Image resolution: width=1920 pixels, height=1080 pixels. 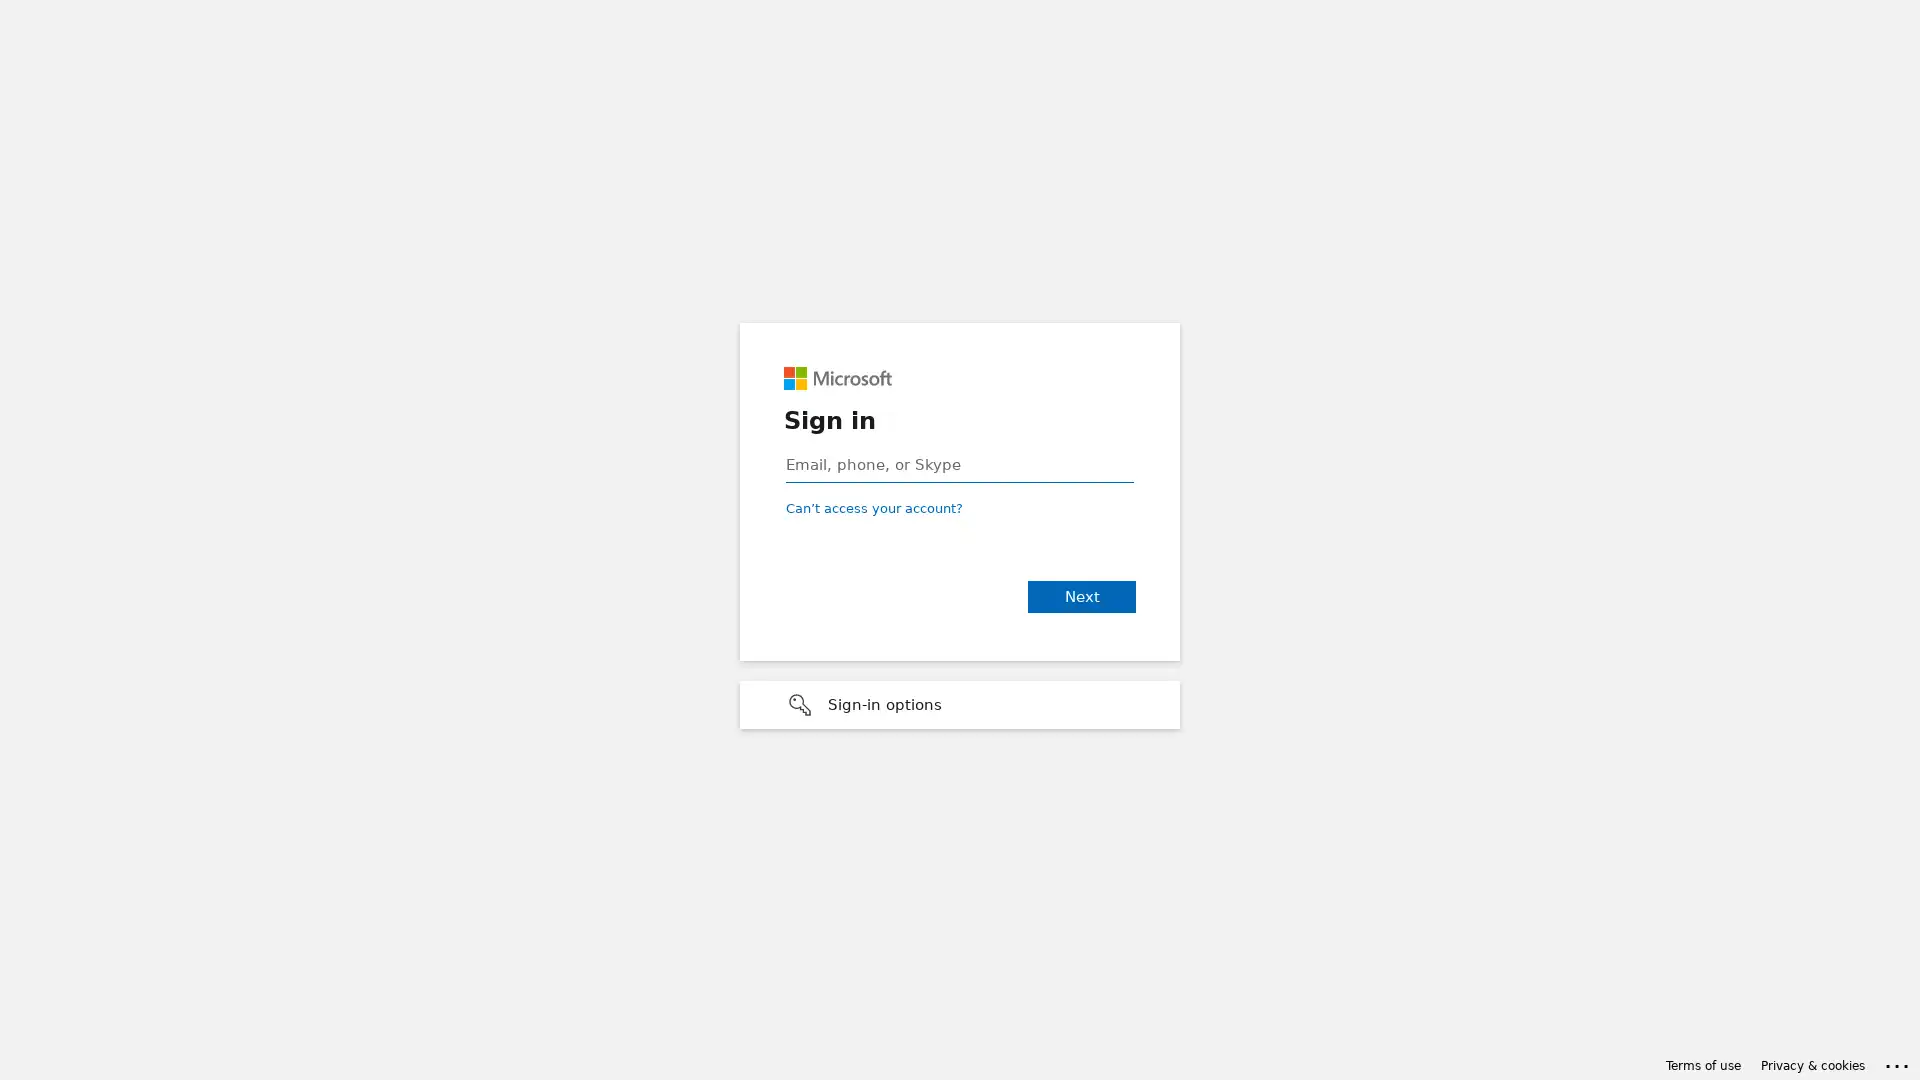 What do you see at coordinates (1080, 596) in the screenshot?
I see `Next` at bounding box center [1080, 596].